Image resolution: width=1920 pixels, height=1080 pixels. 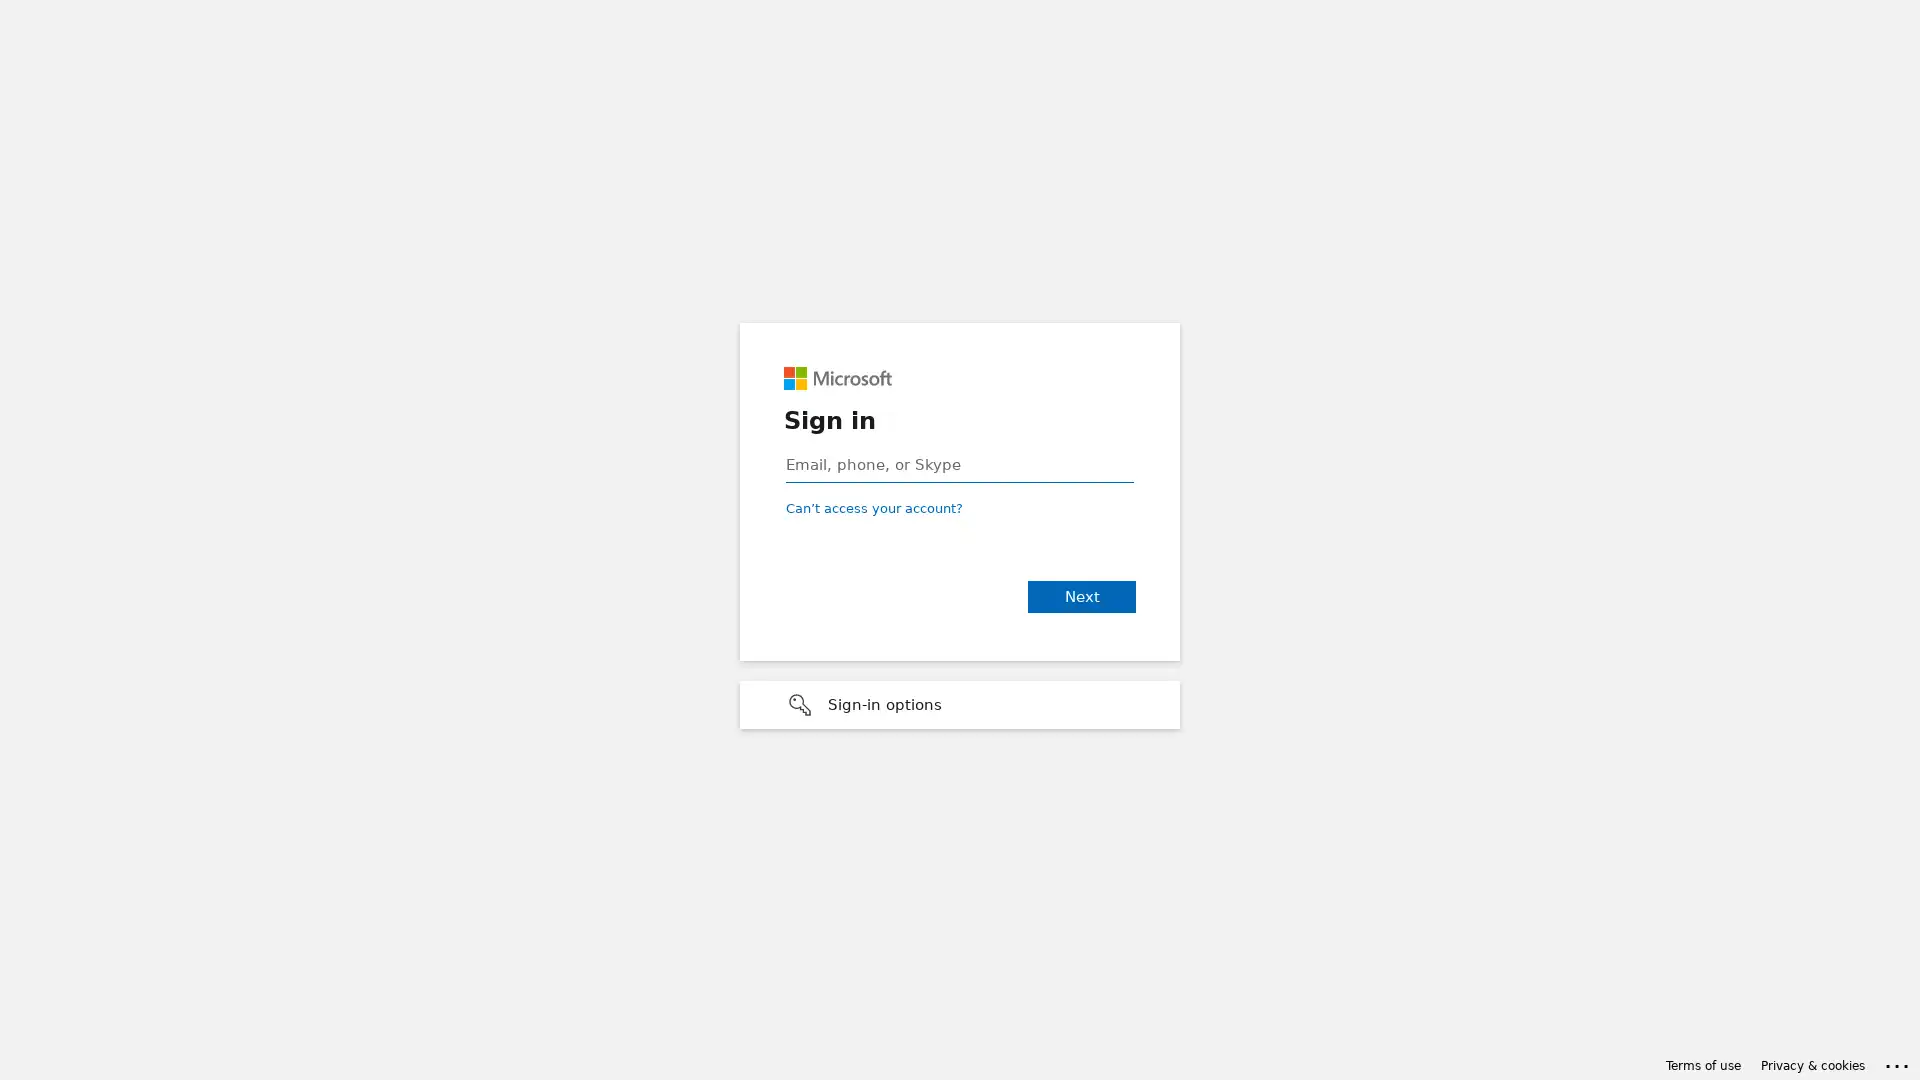 What do you see at coordinates (1080, 596) in the screenshot?
I see `Next` at bounding box center [1080, 596].